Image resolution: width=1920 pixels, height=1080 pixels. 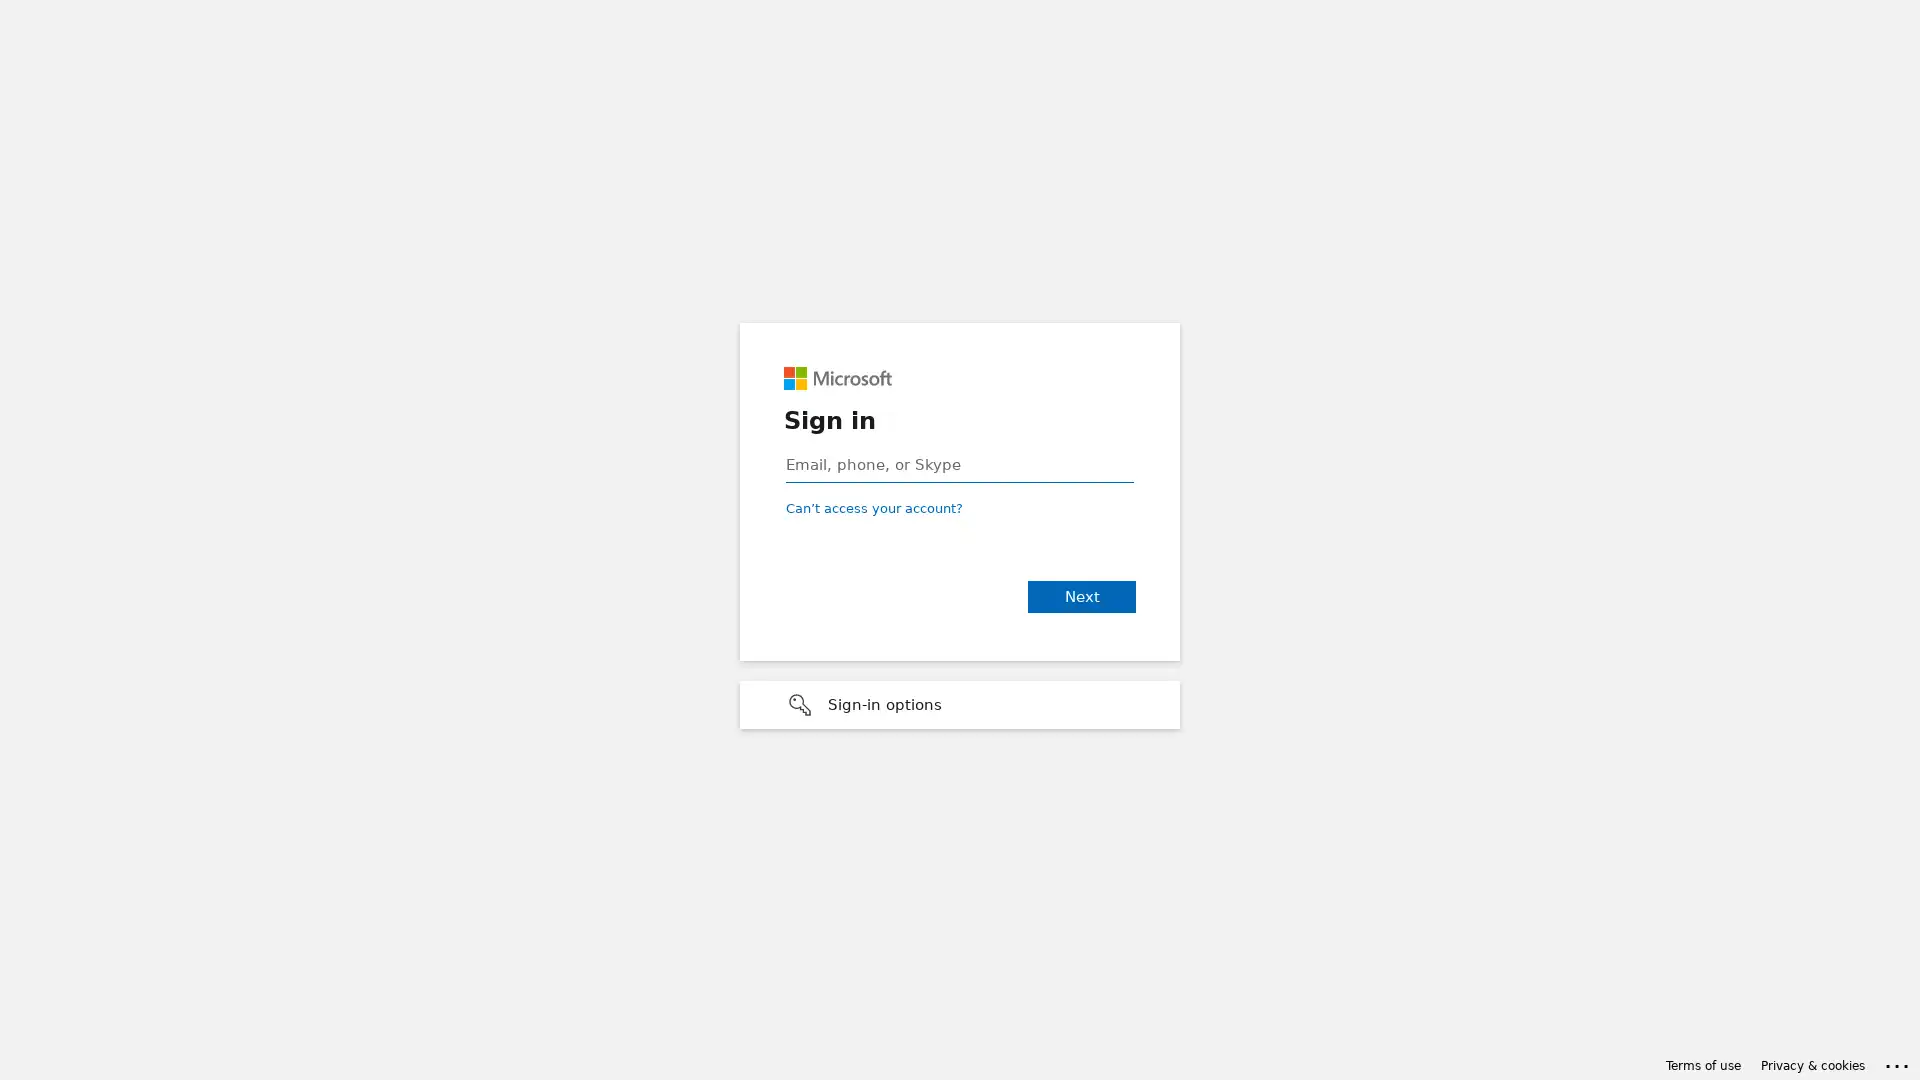 What do you see at coordinates (1080, 596) in the screenshot?
I see `Next` at bounding box center [1080, 596].